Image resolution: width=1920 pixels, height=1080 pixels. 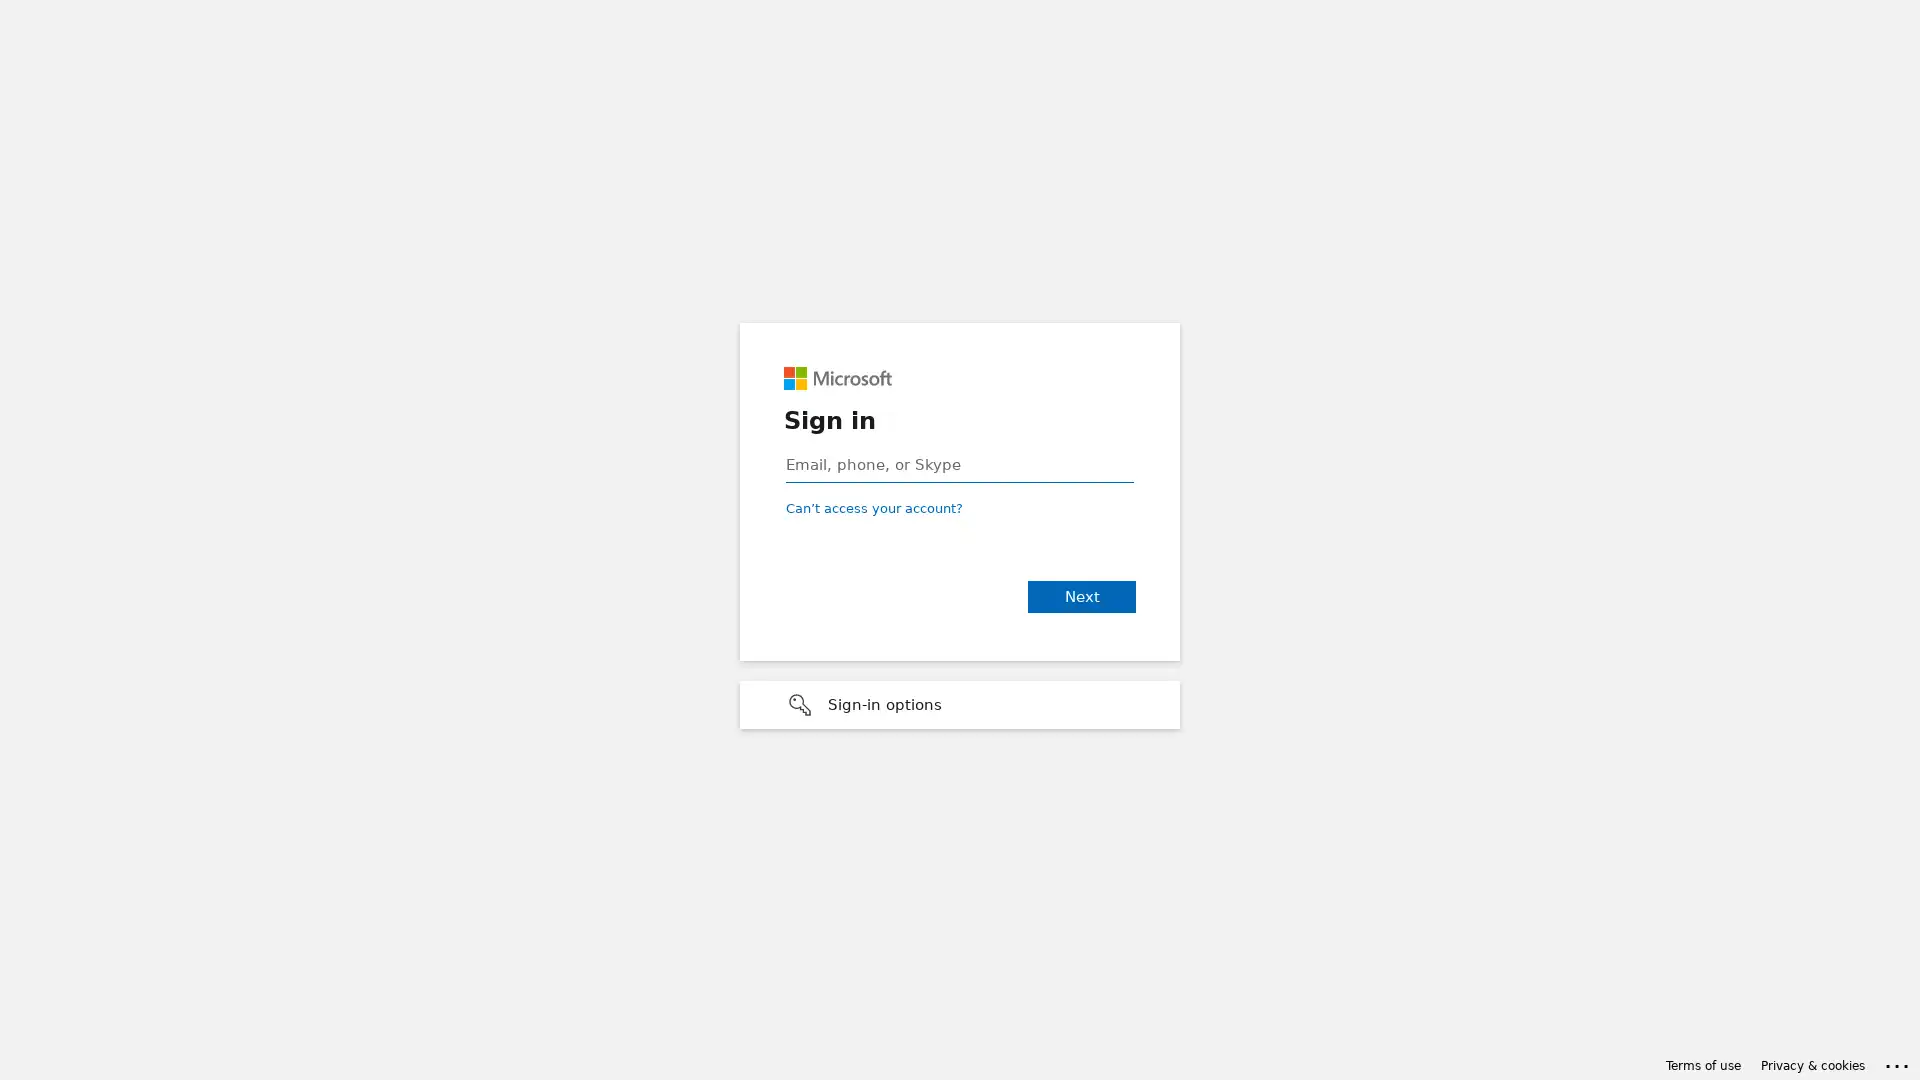 What do you see at coordinates (1080, 596) in the screenshot?
I see `Next` at bounding box center [1080, 596].